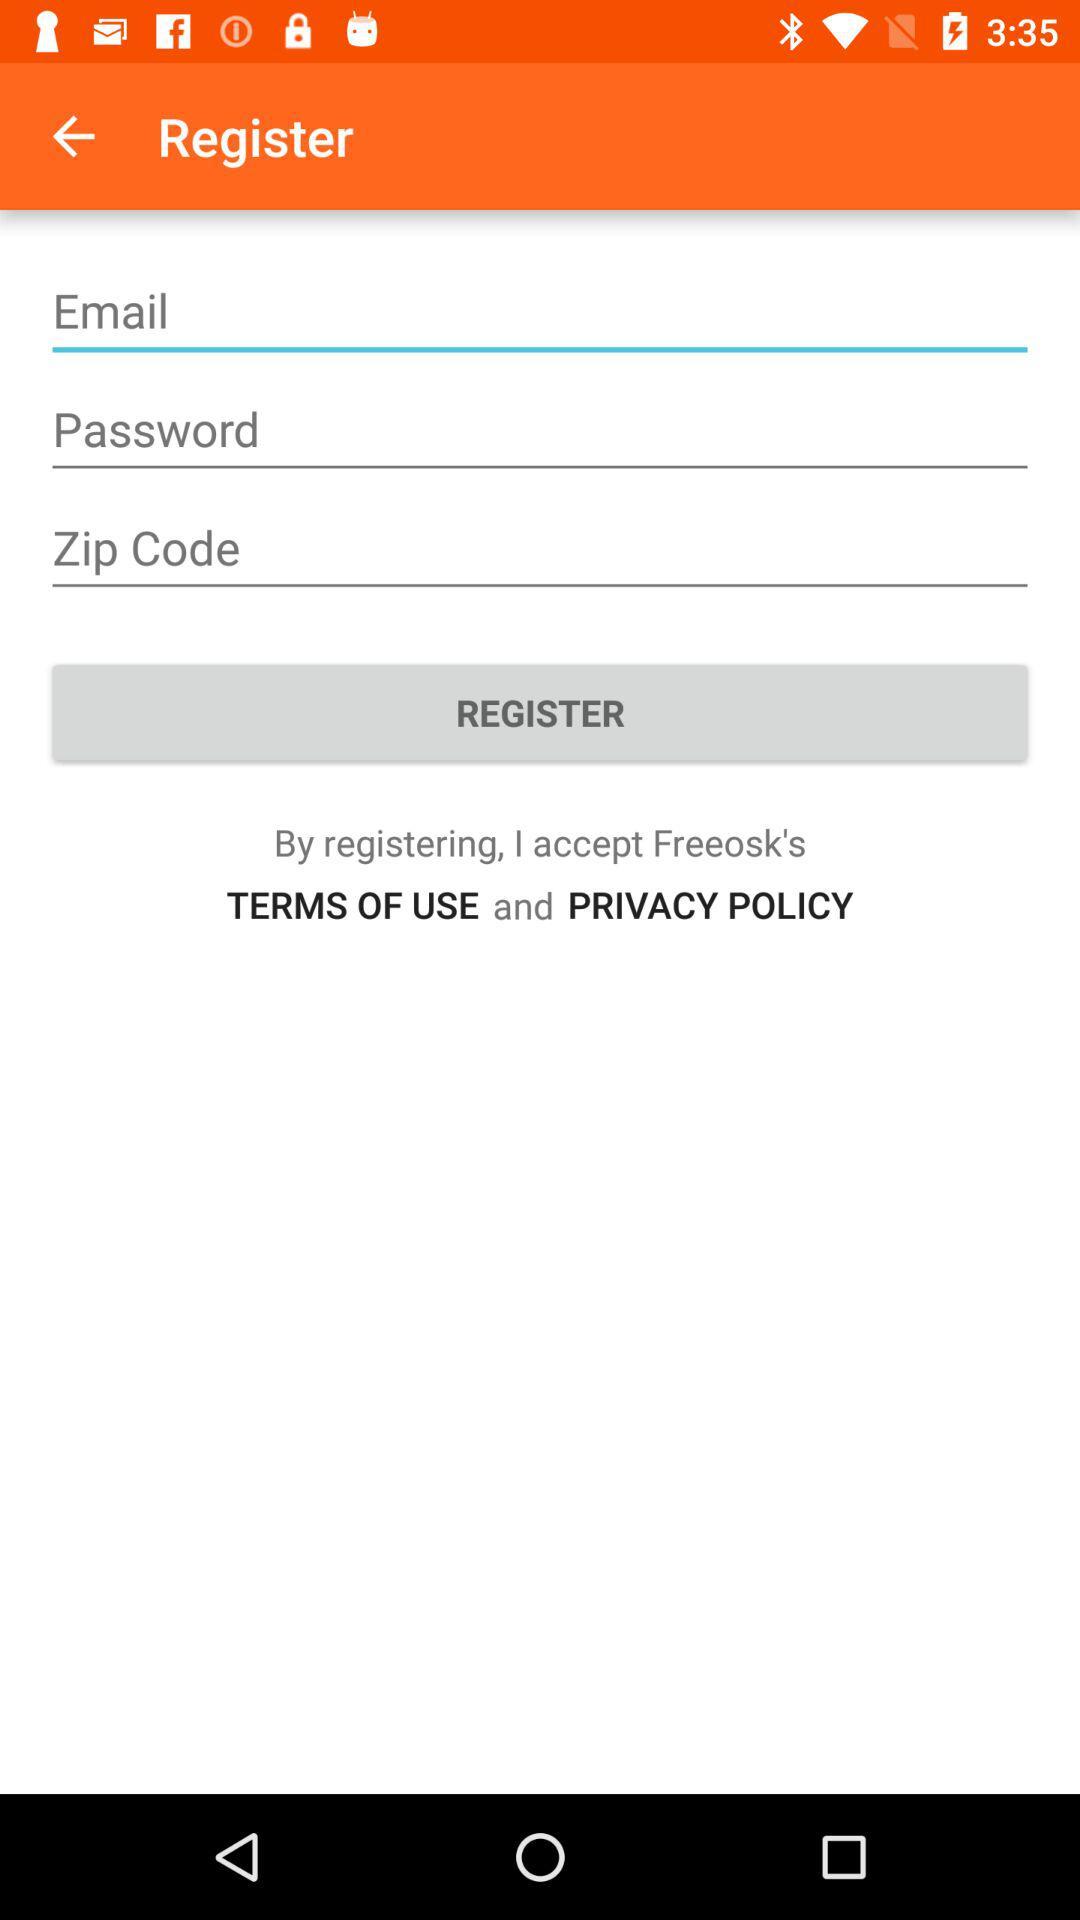 Image resolution: width=1080 pixels, height=1920 pixels. What do you see at coordinates (540, 548) in the screenshot?
I see `icon above the register icon` at bounding box center [540, 548].